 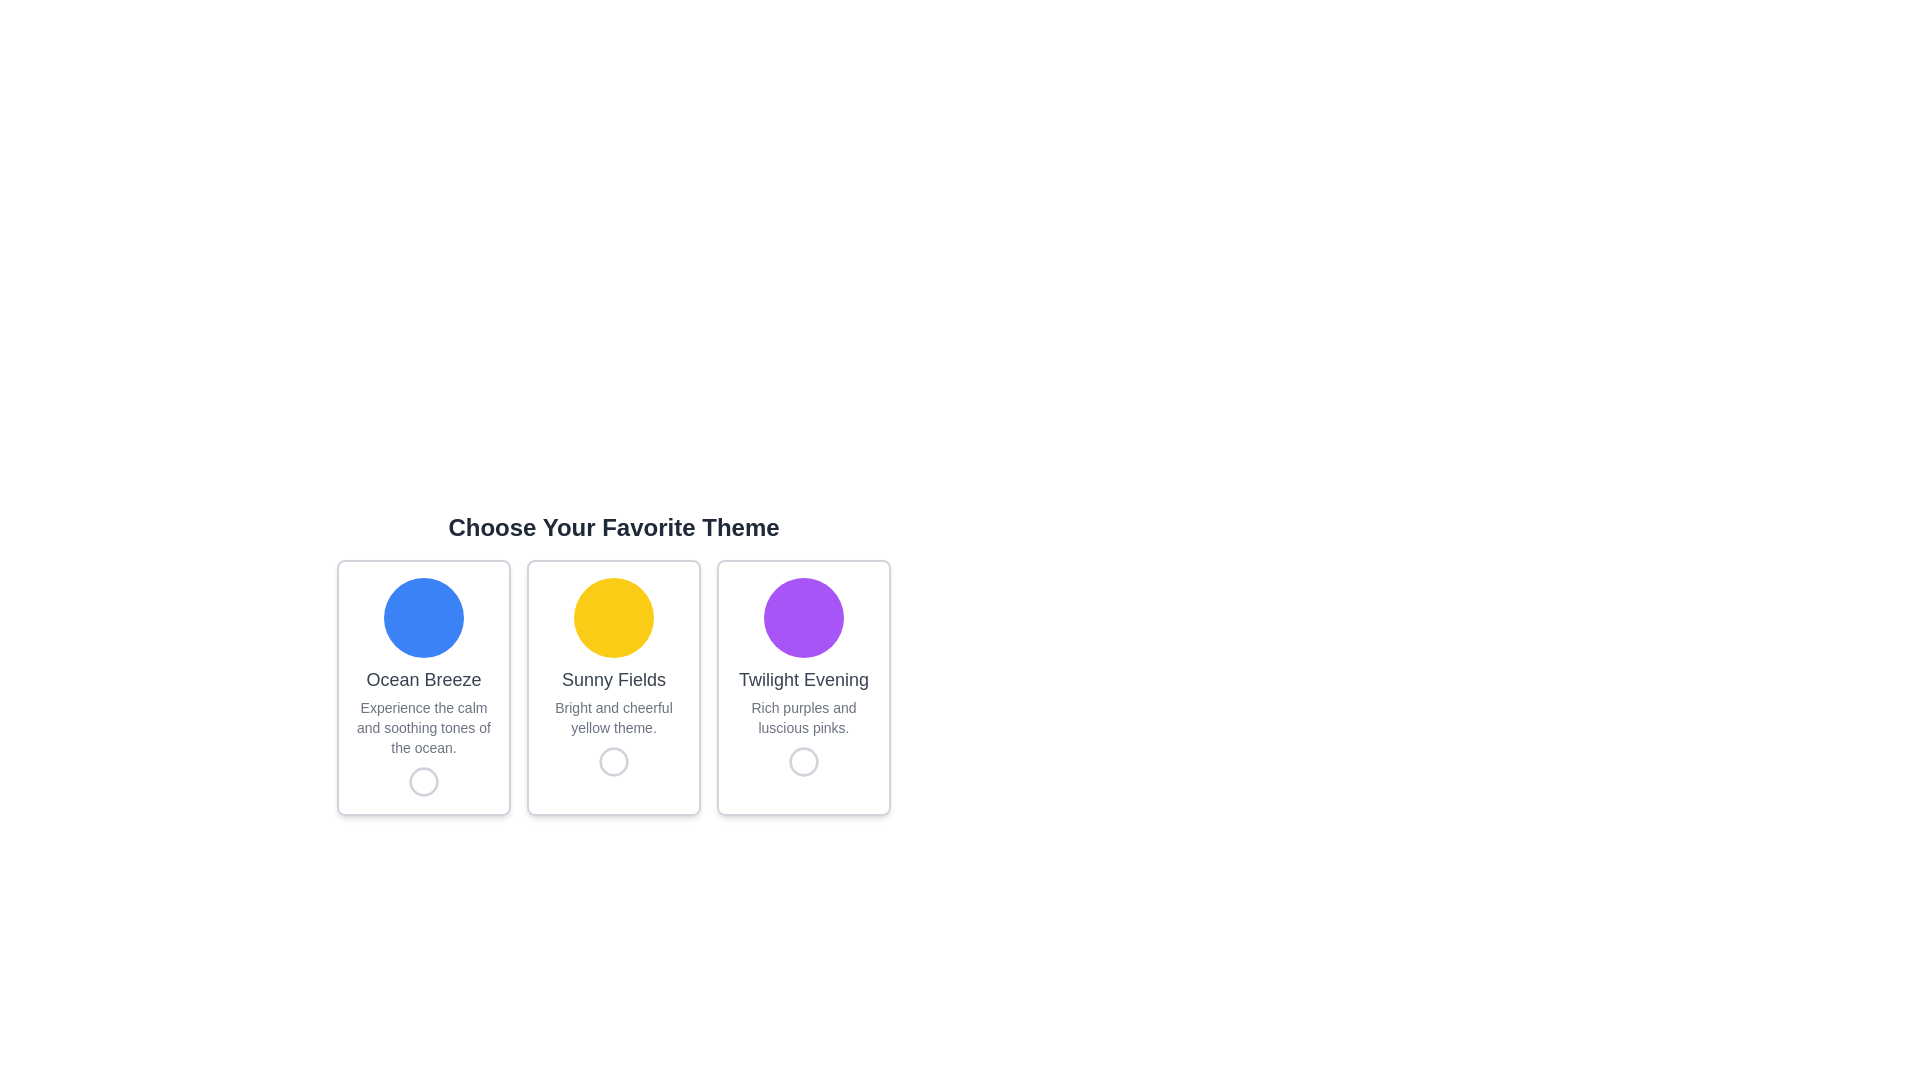 What do you see at coordinates (613, 762) in the screenshot?
I see `the circular icon with a gray border located directly beneath the 'Sunny Fields' text in the middle card of the three displayed options` at bounding box center [613, 762].